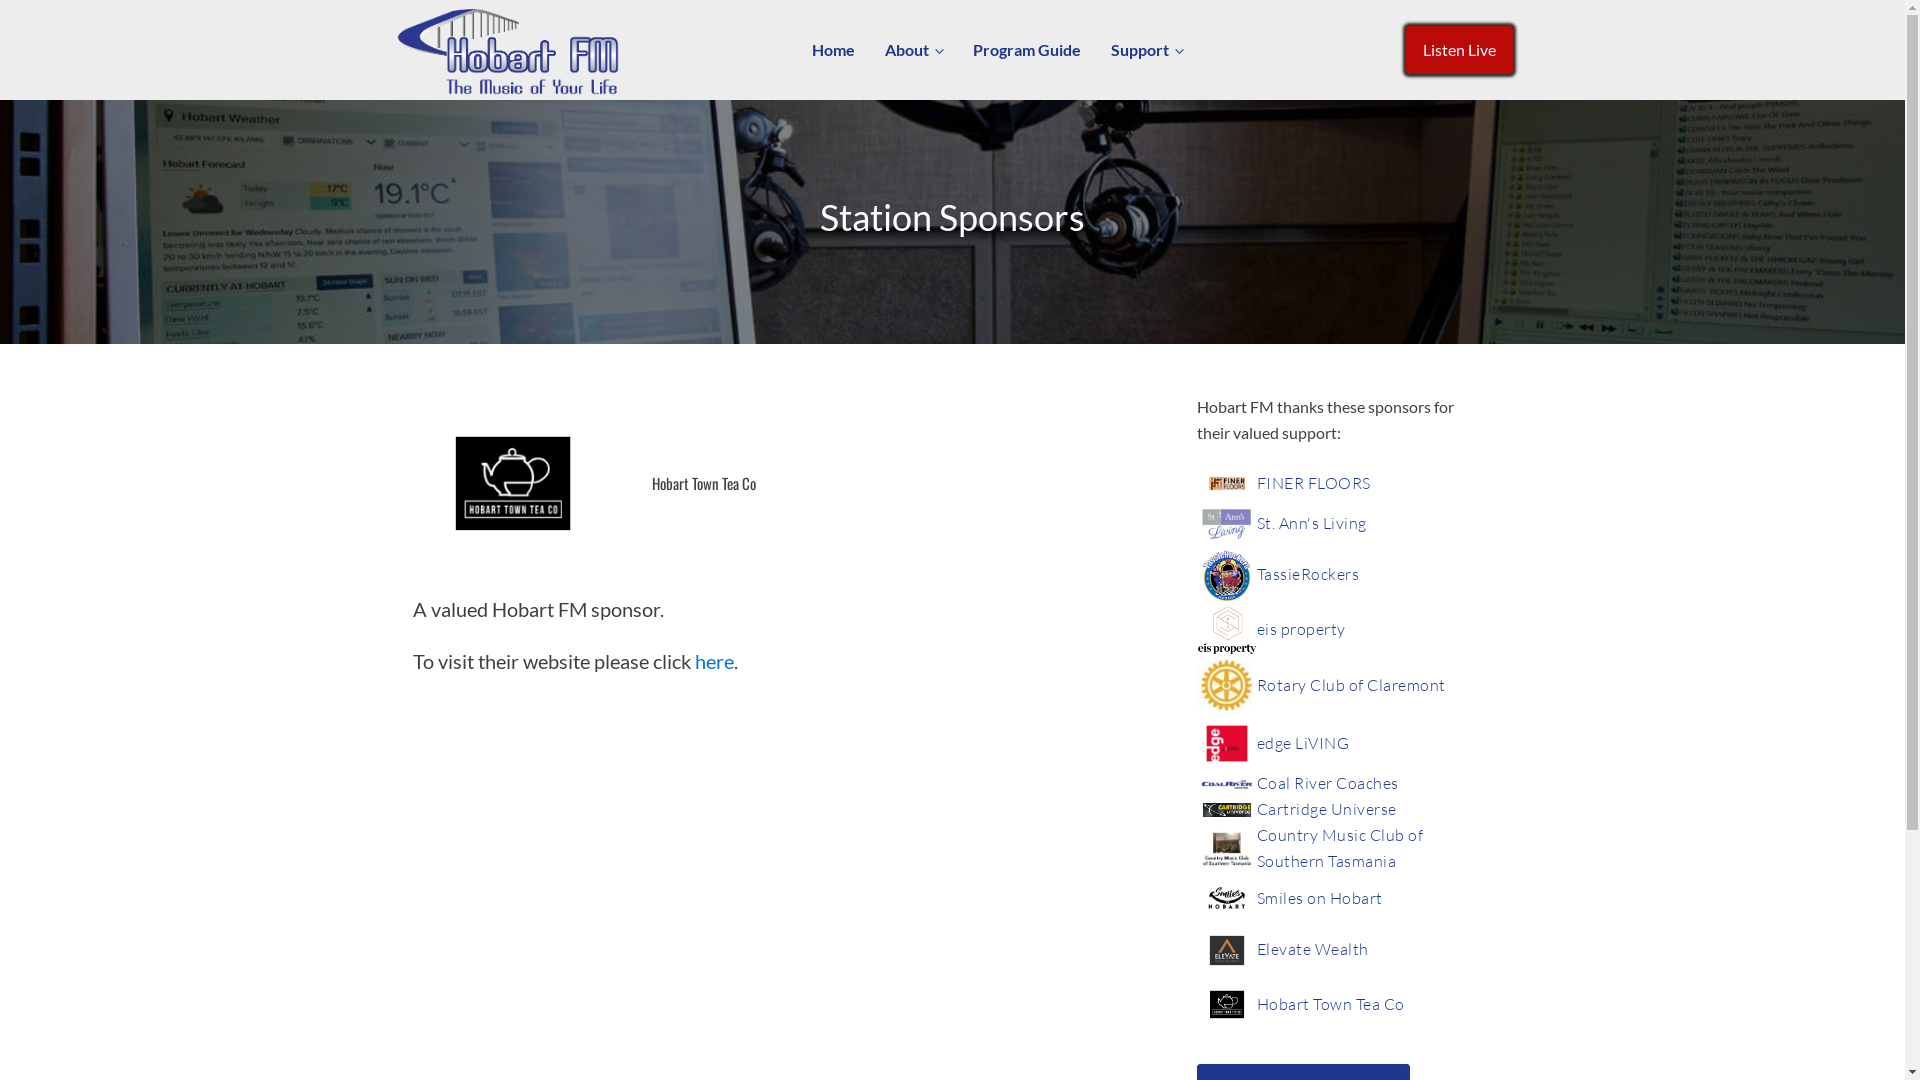 Image resolution: width=1920 pixels, height=1080 pixels. Describe the element at coordinates (1255, 744) in the screenshot. I see `'edge LiVING'` at that location.